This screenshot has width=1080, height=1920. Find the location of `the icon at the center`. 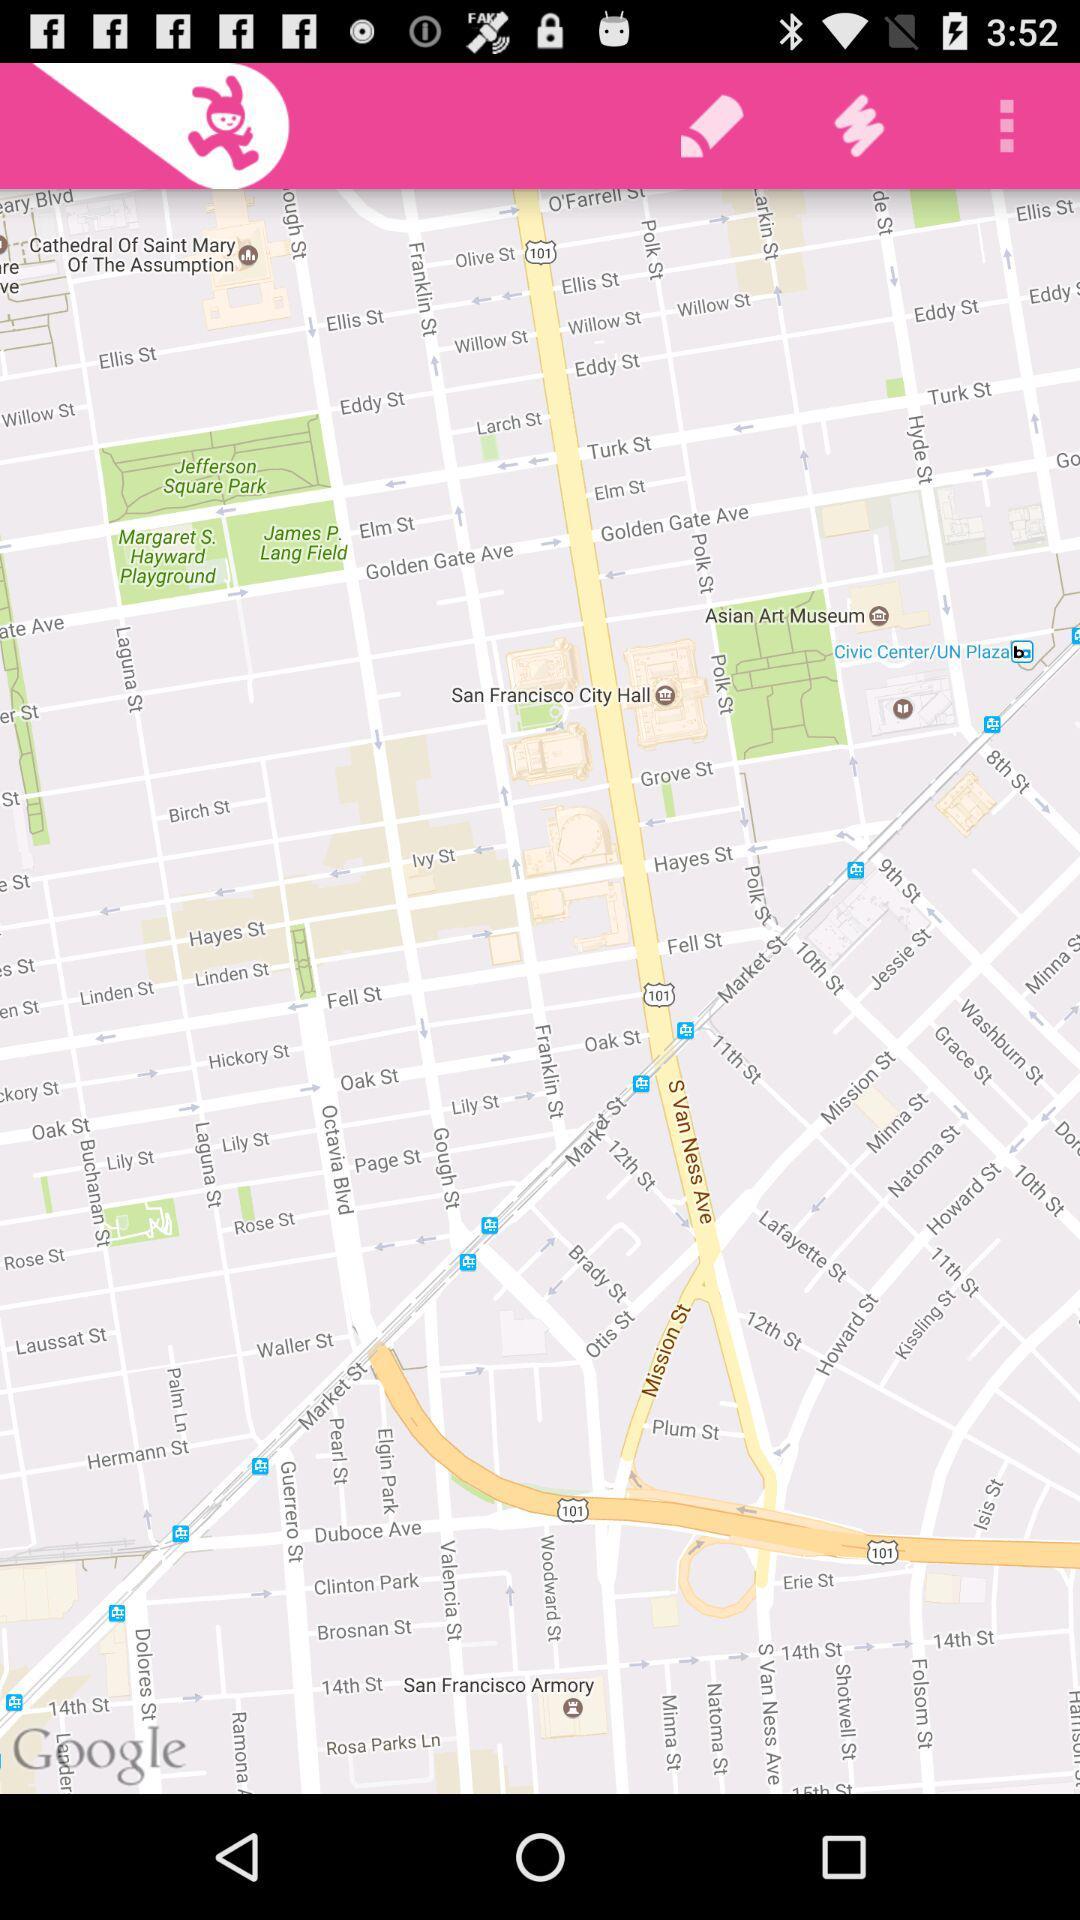

the icon at the center is located at coordinates (540, 991).